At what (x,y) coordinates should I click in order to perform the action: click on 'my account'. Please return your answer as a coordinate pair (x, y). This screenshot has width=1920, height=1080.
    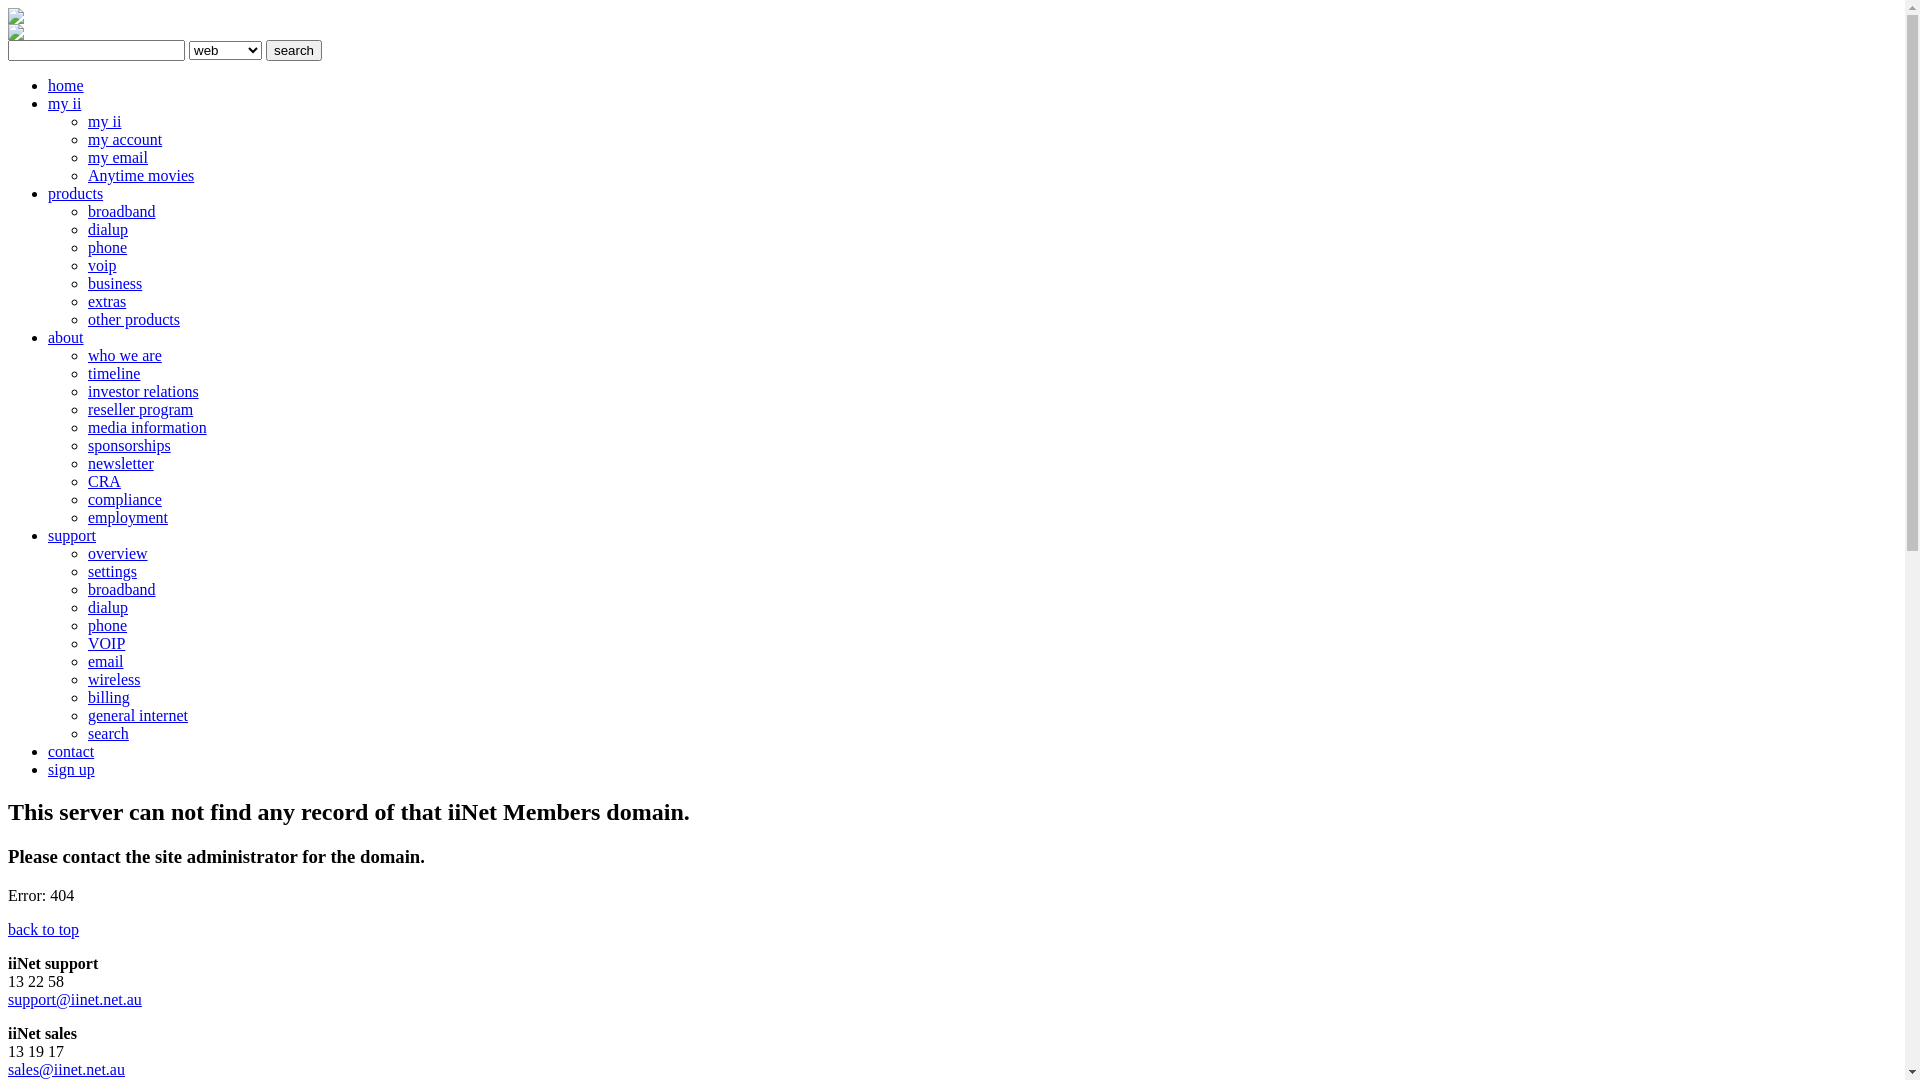
    Looking at the image, I should click on (123, 138).